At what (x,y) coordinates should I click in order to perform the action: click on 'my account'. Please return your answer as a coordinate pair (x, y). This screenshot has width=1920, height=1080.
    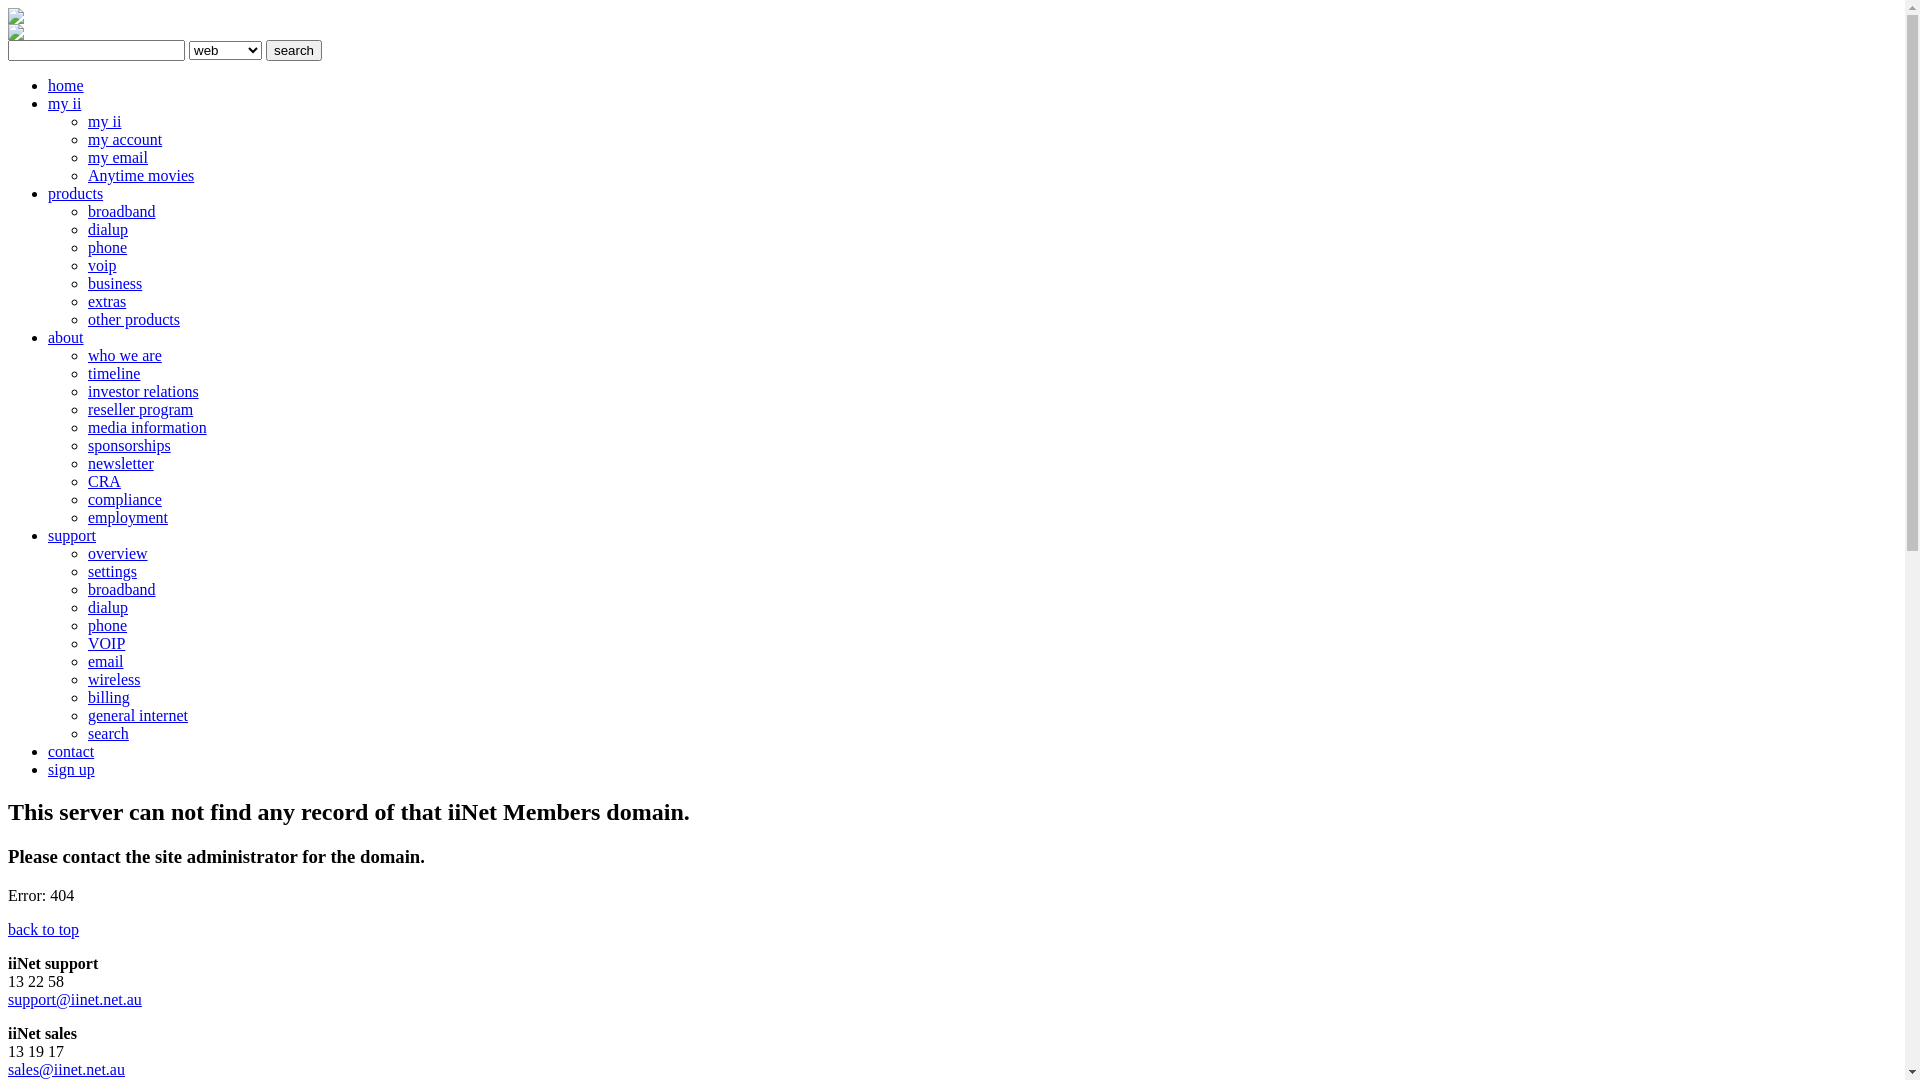
    Looking at the image, I should click on (123, 138).